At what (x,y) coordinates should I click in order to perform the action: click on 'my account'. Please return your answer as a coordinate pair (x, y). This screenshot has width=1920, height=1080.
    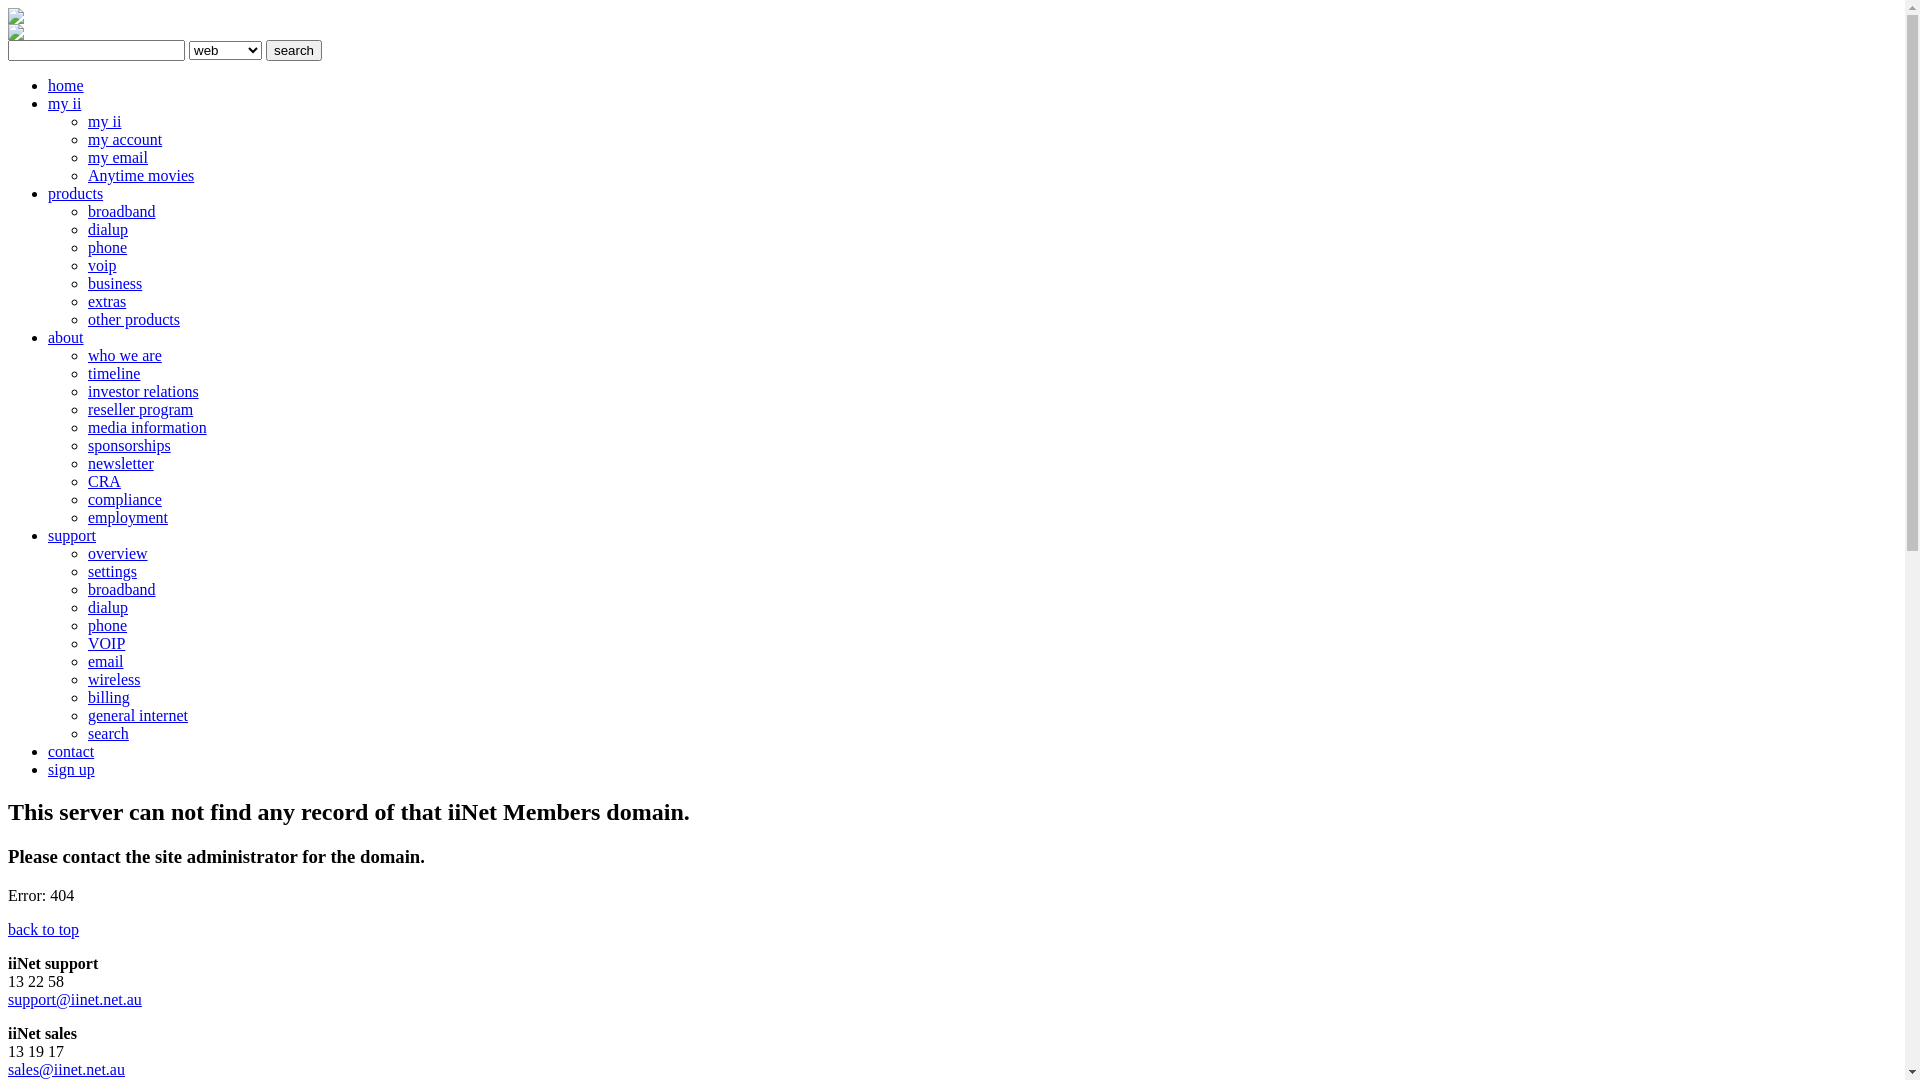
    Looking at the image, I should click on (123, 138).